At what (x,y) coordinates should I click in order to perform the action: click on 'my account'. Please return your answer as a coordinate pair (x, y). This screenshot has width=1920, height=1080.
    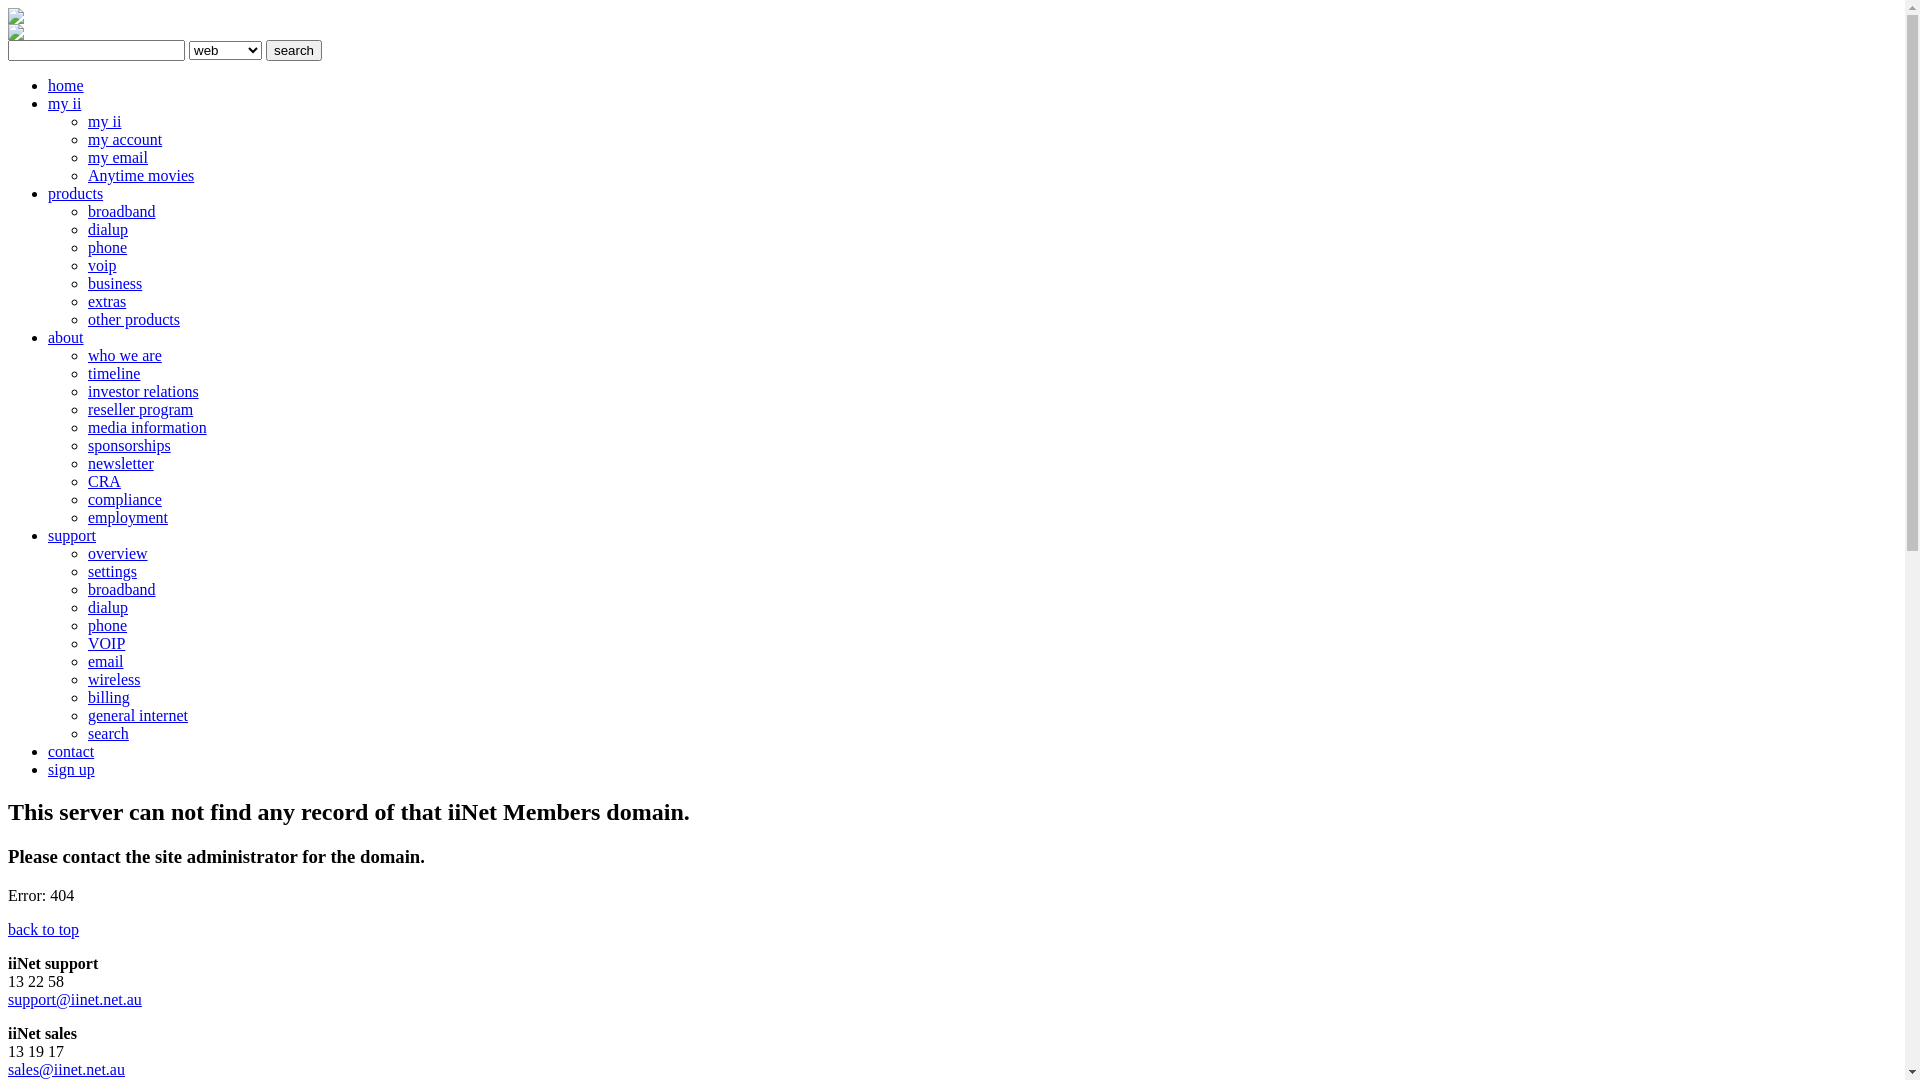
    Looking at the image, I should click on (123, 138).